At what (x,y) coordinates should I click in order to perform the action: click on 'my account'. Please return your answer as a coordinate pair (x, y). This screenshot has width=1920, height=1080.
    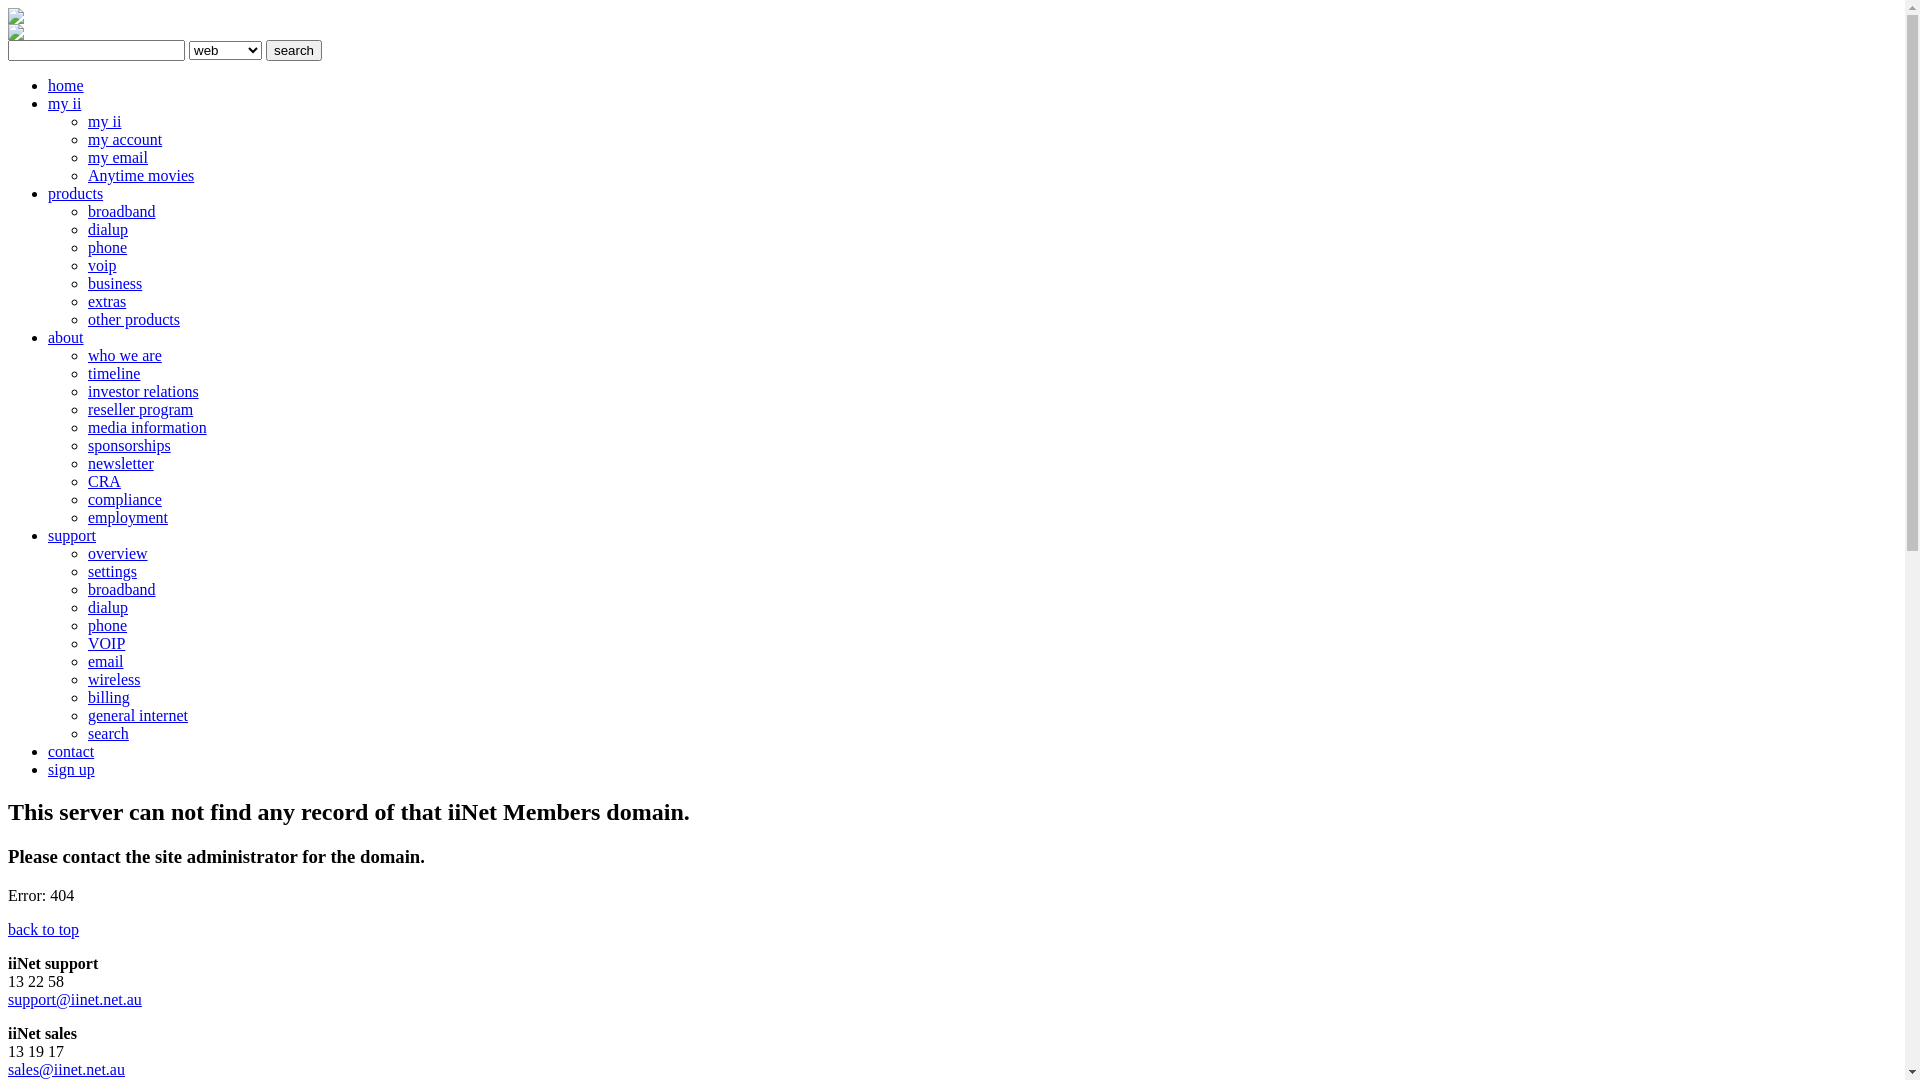
    Looking at the image, I should click on (123, 138).